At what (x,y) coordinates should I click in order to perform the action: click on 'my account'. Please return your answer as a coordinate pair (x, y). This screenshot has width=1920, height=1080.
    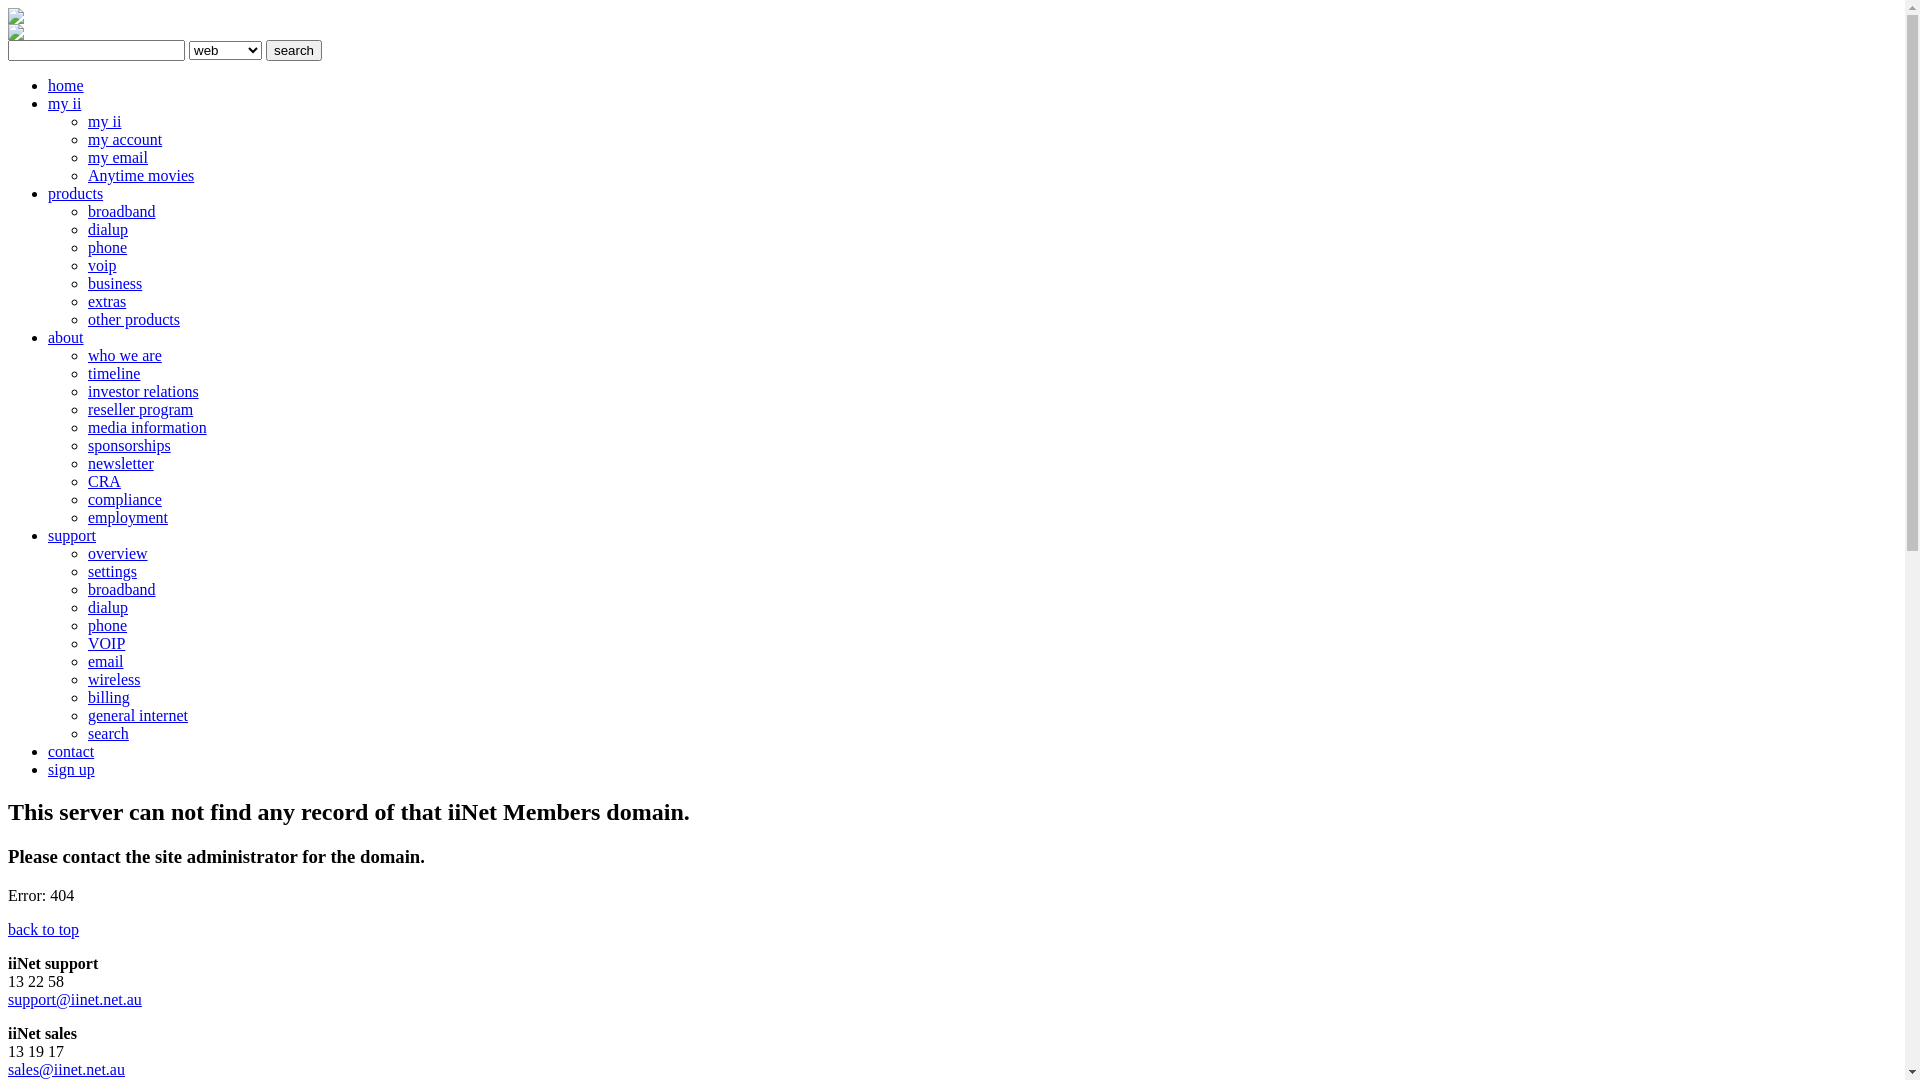
    Looking at the image, I should click on (123, 138).